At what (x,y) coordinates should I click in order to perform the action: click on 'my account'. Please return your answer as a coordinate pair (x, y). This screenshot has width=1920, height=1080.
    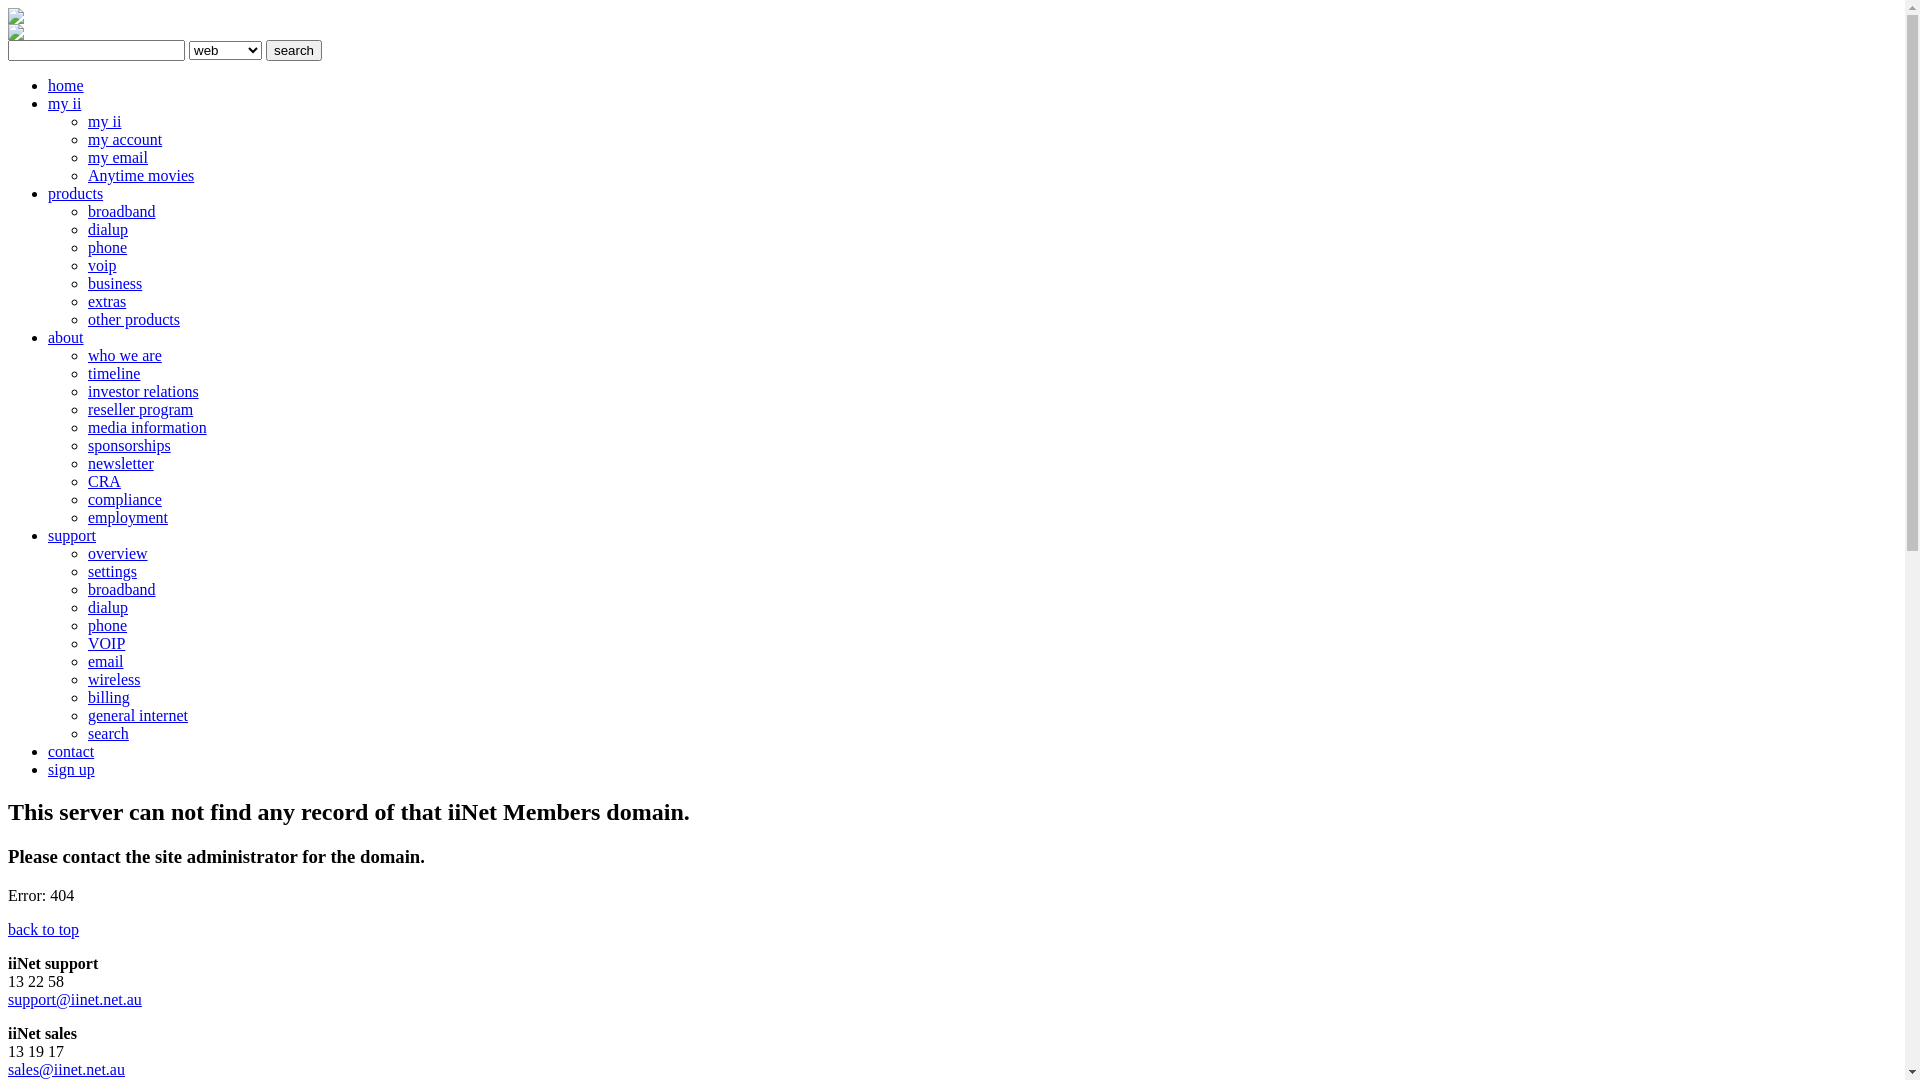
    Looking at the image, I should click on (123, 138).